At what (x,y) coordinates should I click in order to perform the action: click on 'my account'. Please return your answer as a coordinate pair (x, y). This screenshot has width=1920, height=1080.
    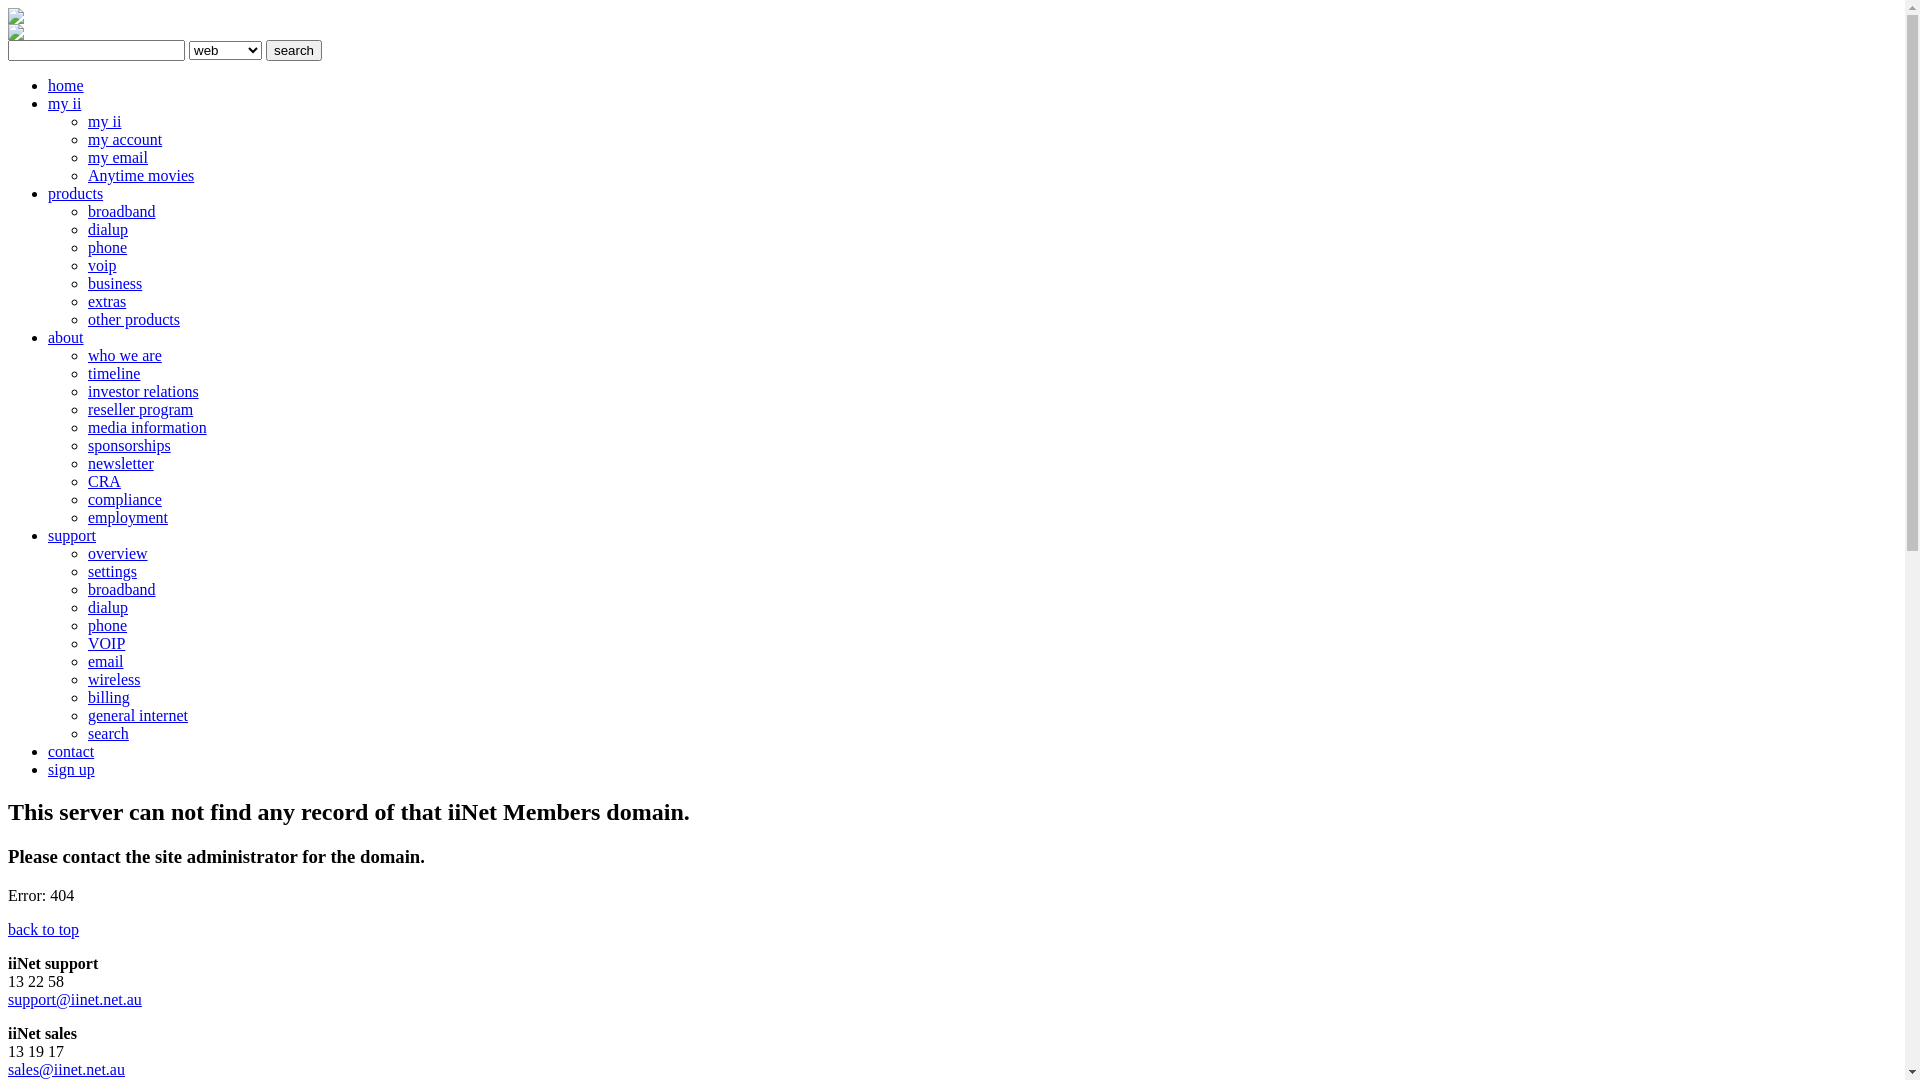
    Looking at the image, I should click on (123, 138).